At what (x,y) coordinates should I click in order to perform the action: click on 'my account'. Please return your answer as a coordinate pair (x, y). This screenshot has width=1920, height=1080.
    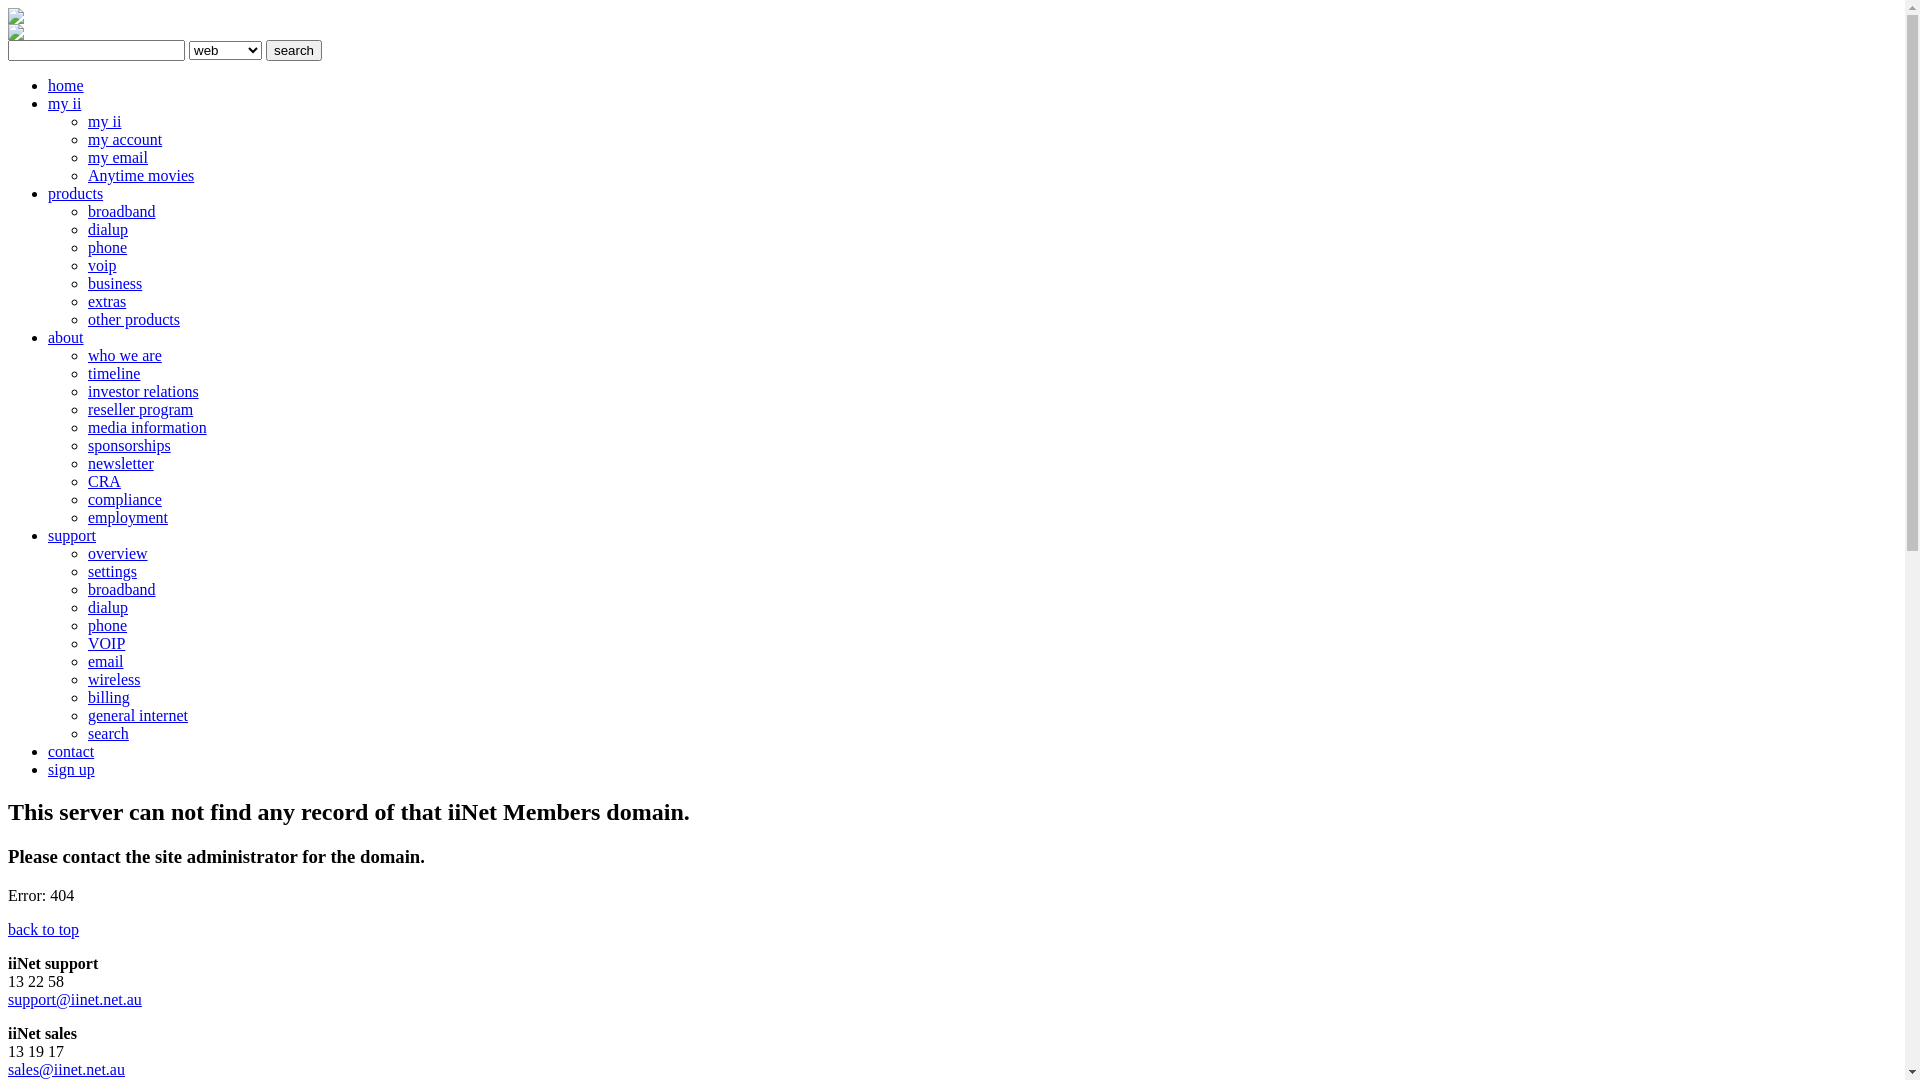
    Looking at the image, I should click on (123, 138).